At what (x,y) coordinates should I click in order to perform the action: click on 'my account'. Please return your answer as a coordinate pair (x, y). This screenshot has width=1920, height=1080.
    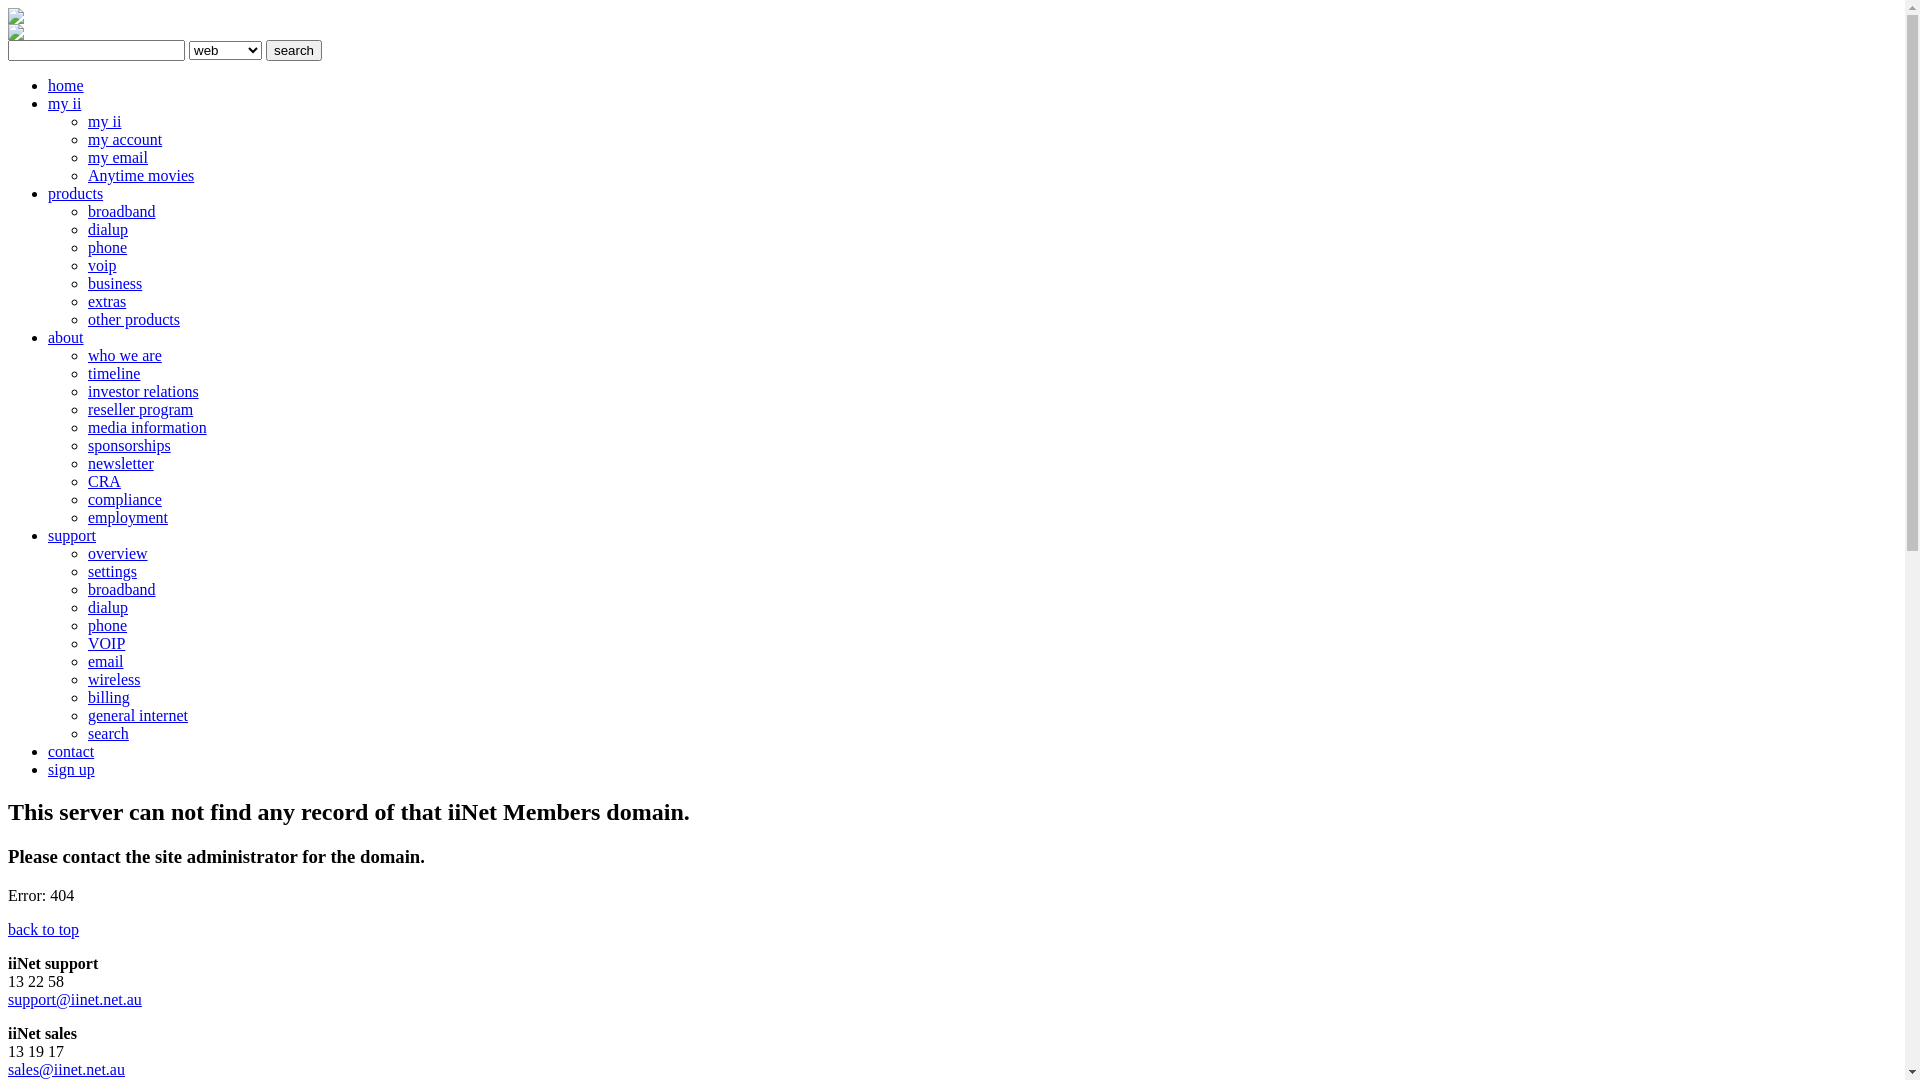
    Looking at the image, I should click on (123, 138).